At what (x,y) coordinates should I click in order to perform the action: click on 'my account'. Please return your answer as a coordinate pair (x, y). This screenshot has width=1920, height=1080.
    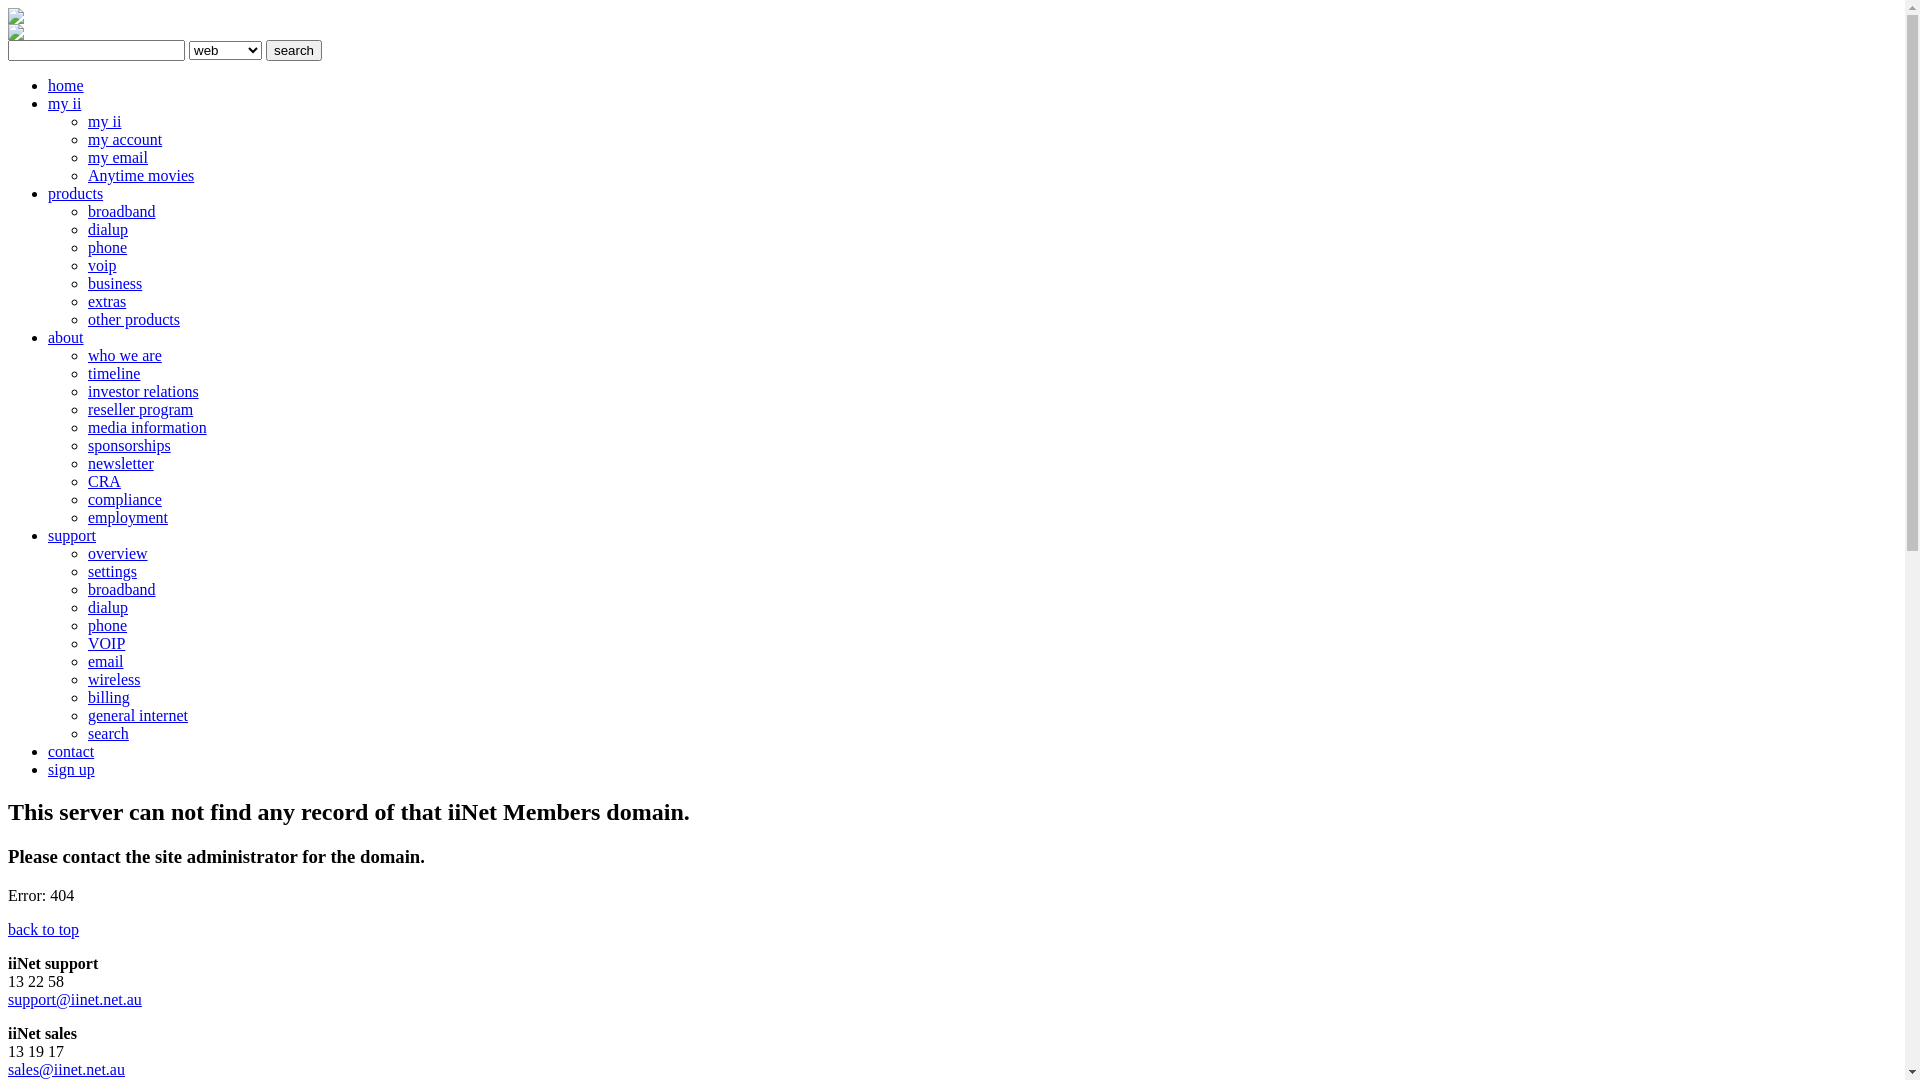
    Looking at the image, I should click on (123, 138).